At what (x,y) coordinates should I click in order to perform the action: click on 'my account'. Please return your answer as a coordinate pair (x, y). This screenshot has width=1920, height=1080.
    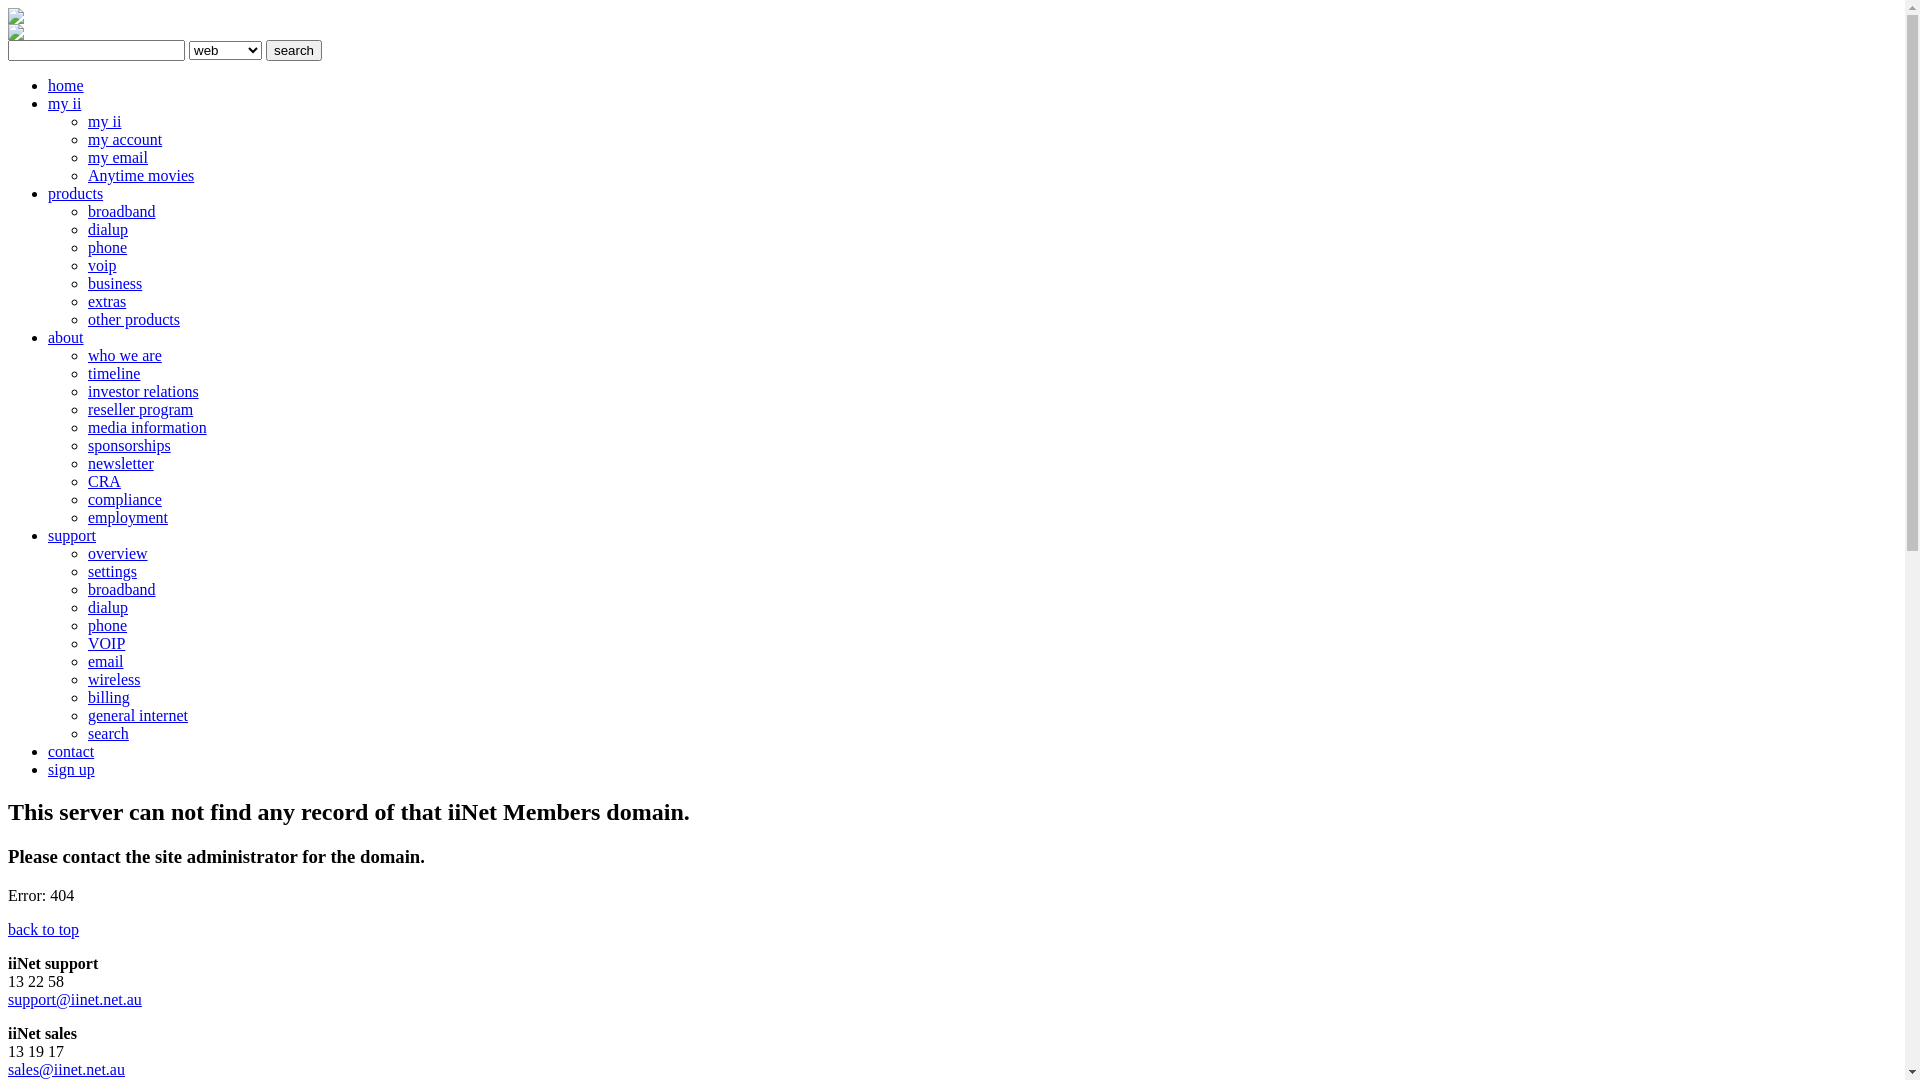
    Looking at the image, I should click on (123, 138).